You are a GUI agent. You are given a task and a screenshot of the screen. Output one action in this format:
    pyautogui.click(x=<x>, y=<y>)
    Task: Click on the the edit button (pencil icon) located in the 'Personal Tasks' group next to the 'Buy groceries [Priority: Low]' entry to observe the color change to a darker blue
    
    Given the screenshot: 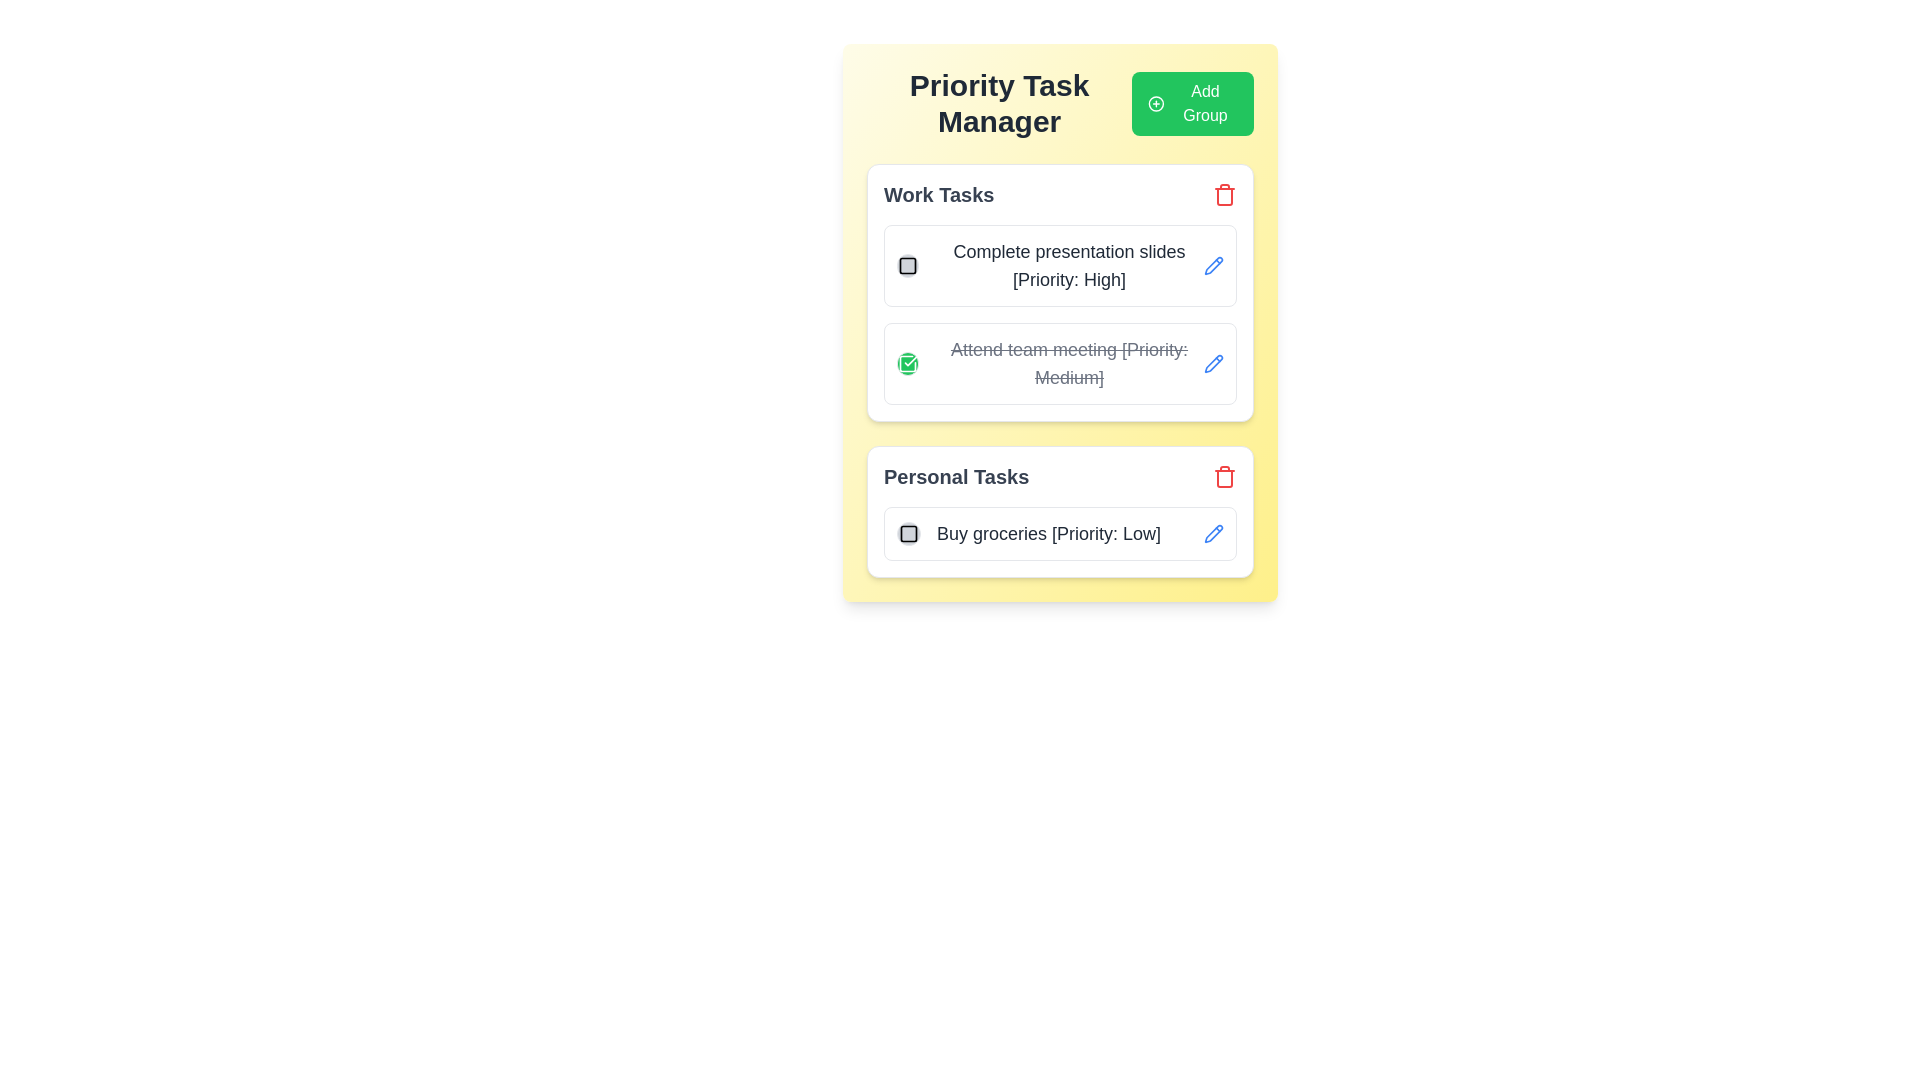 What is the action you would take?
    pyautogui.click(x=1213, y=532)
    